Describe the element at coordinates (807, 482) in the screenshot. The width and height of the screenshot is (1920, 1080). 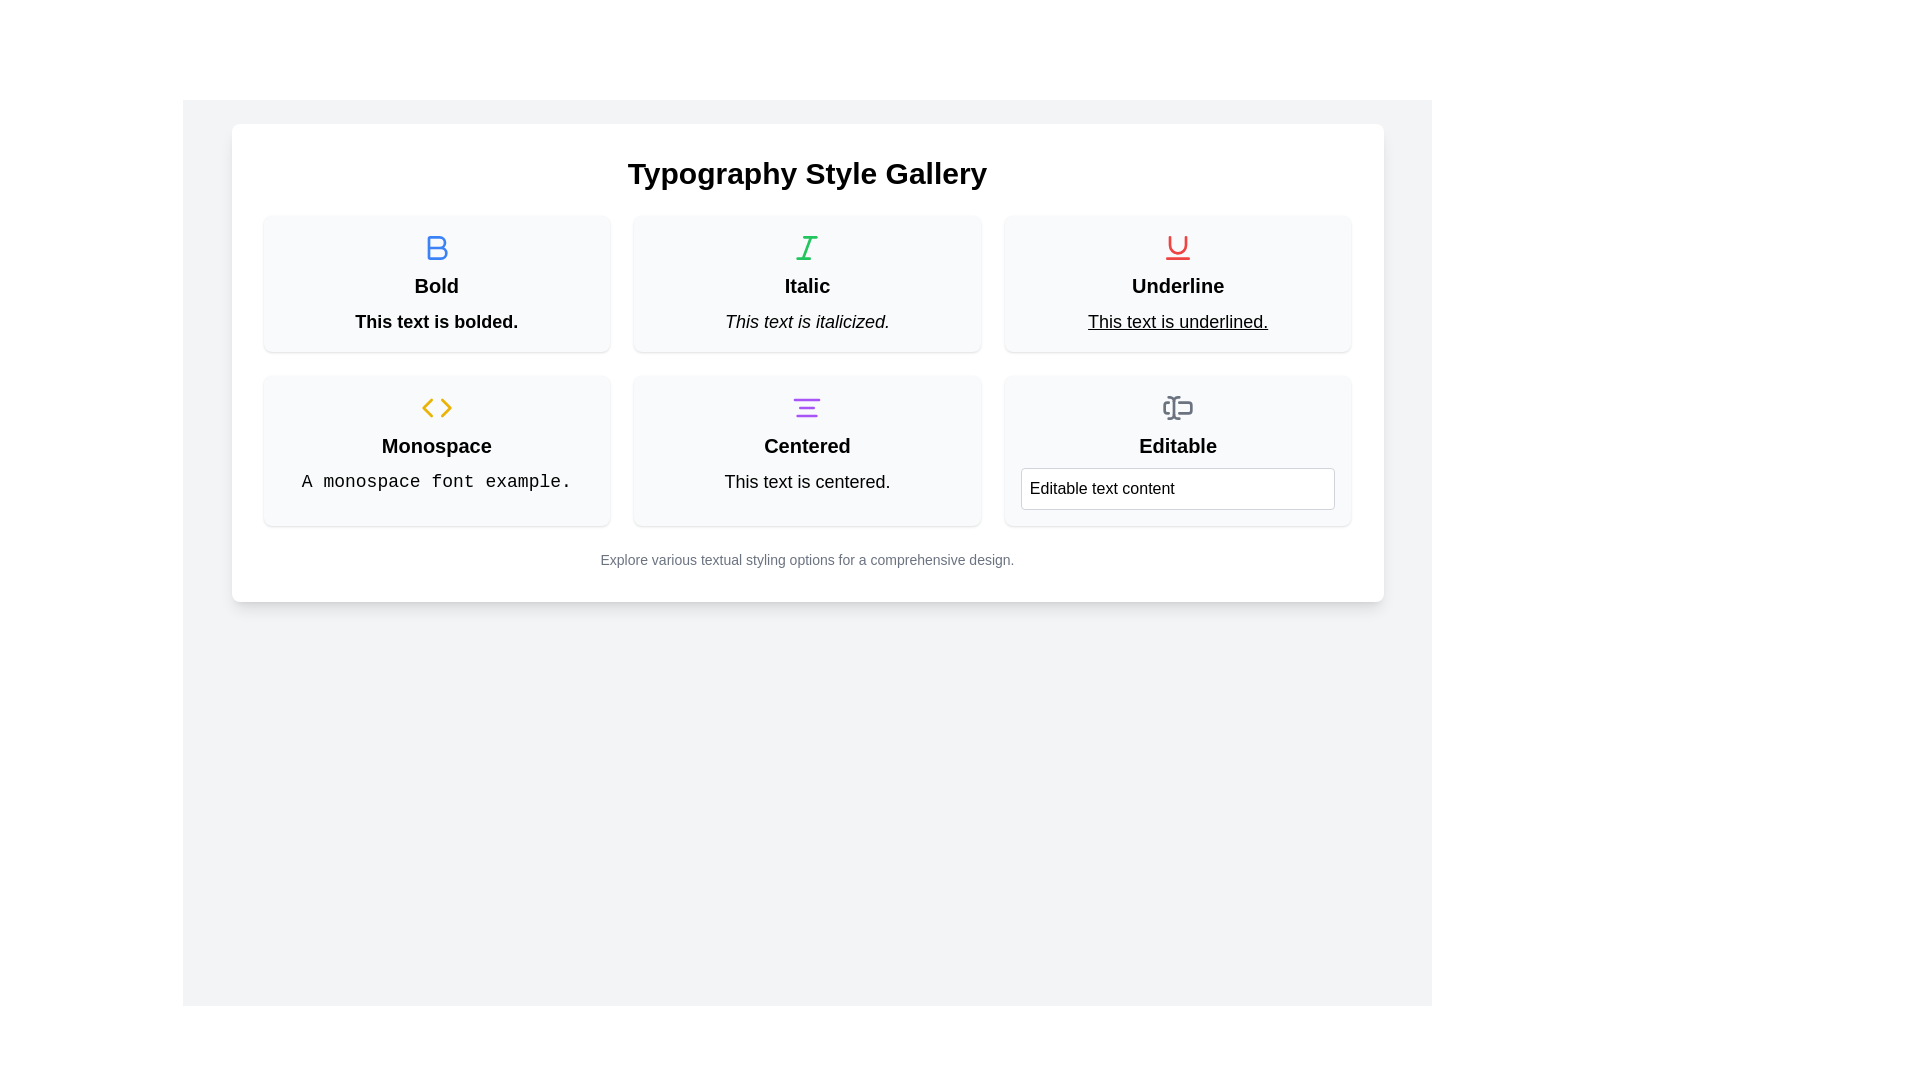
I see `the static text element that demonstrates centered text alignment within the 'Centered' module, located in the grid below the heading 'Centered'` at that location.